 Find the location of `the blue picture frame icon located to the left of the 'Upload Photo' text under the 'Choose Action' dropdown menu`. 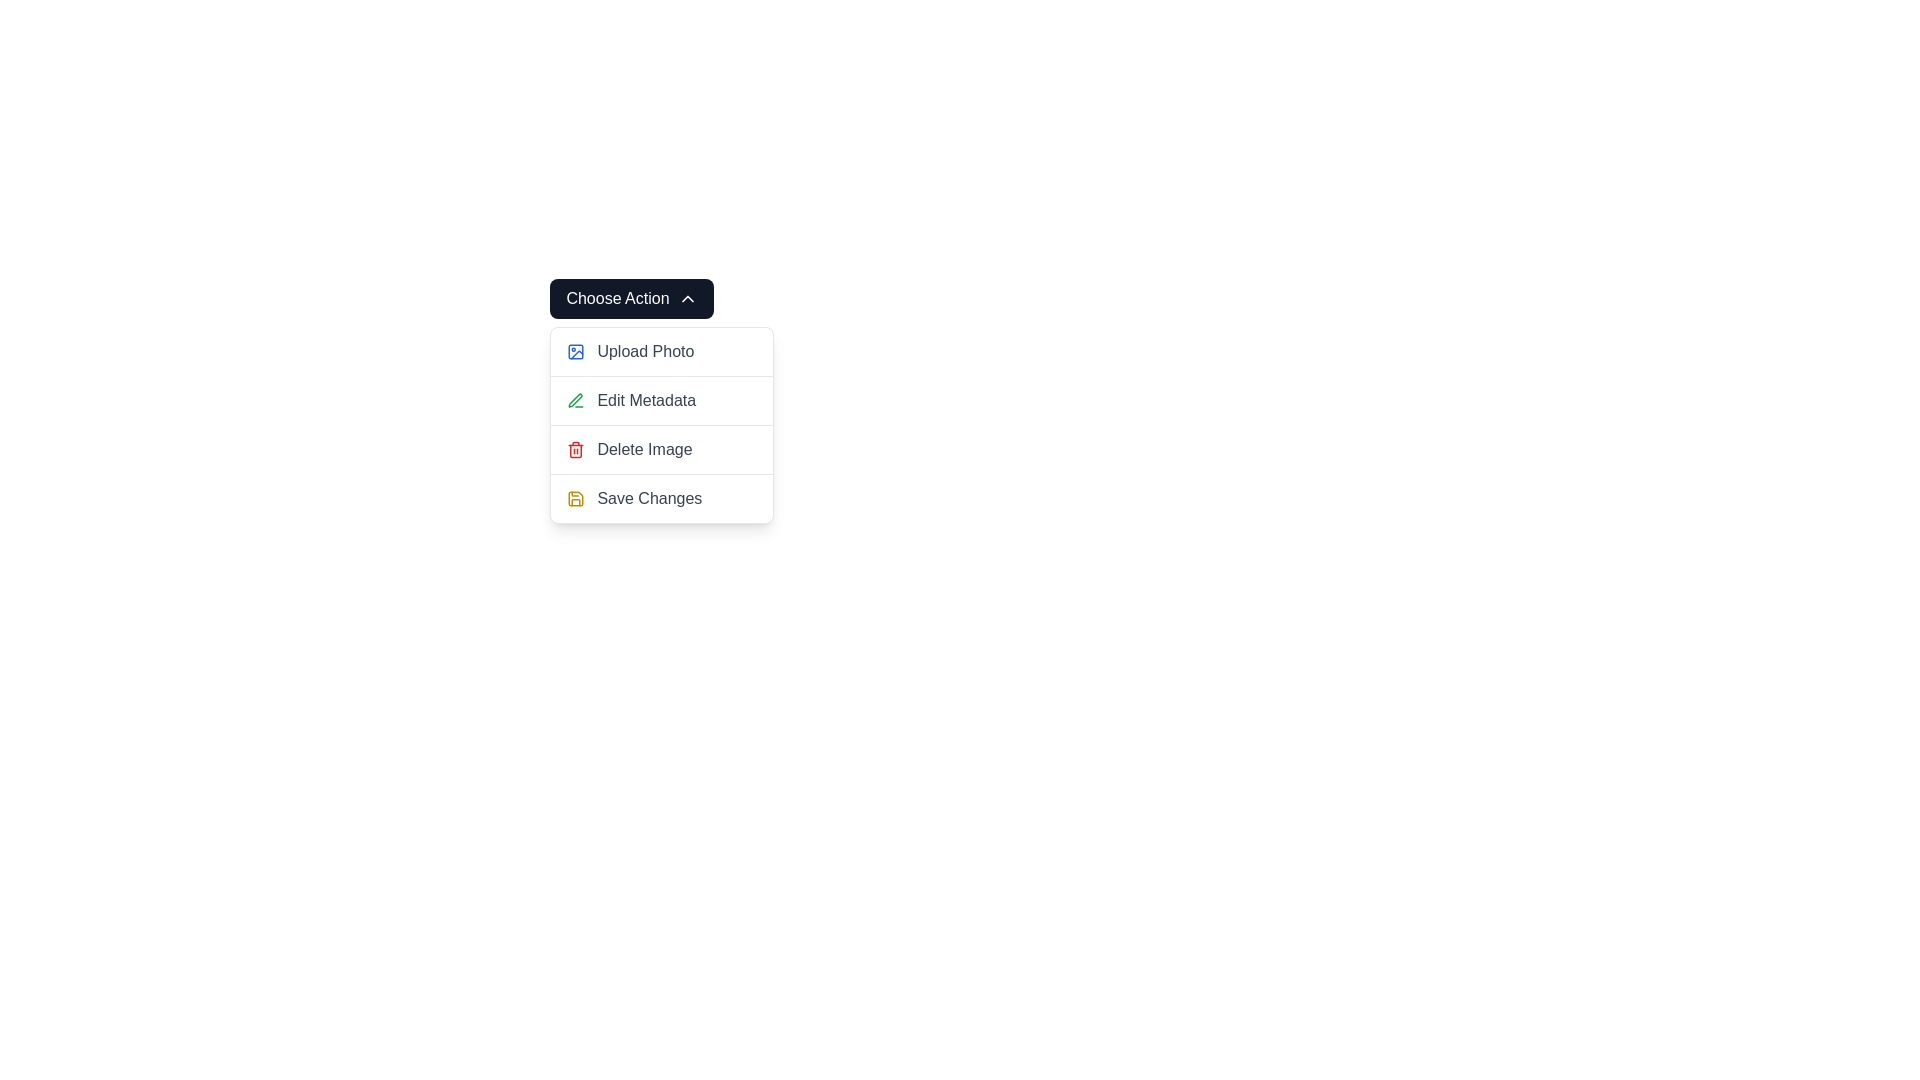

the blue picture frame icon located to the left of the 'Upload Photo' text under the 'Choose Action' dropdown menu is located at coordinates (575, 350).